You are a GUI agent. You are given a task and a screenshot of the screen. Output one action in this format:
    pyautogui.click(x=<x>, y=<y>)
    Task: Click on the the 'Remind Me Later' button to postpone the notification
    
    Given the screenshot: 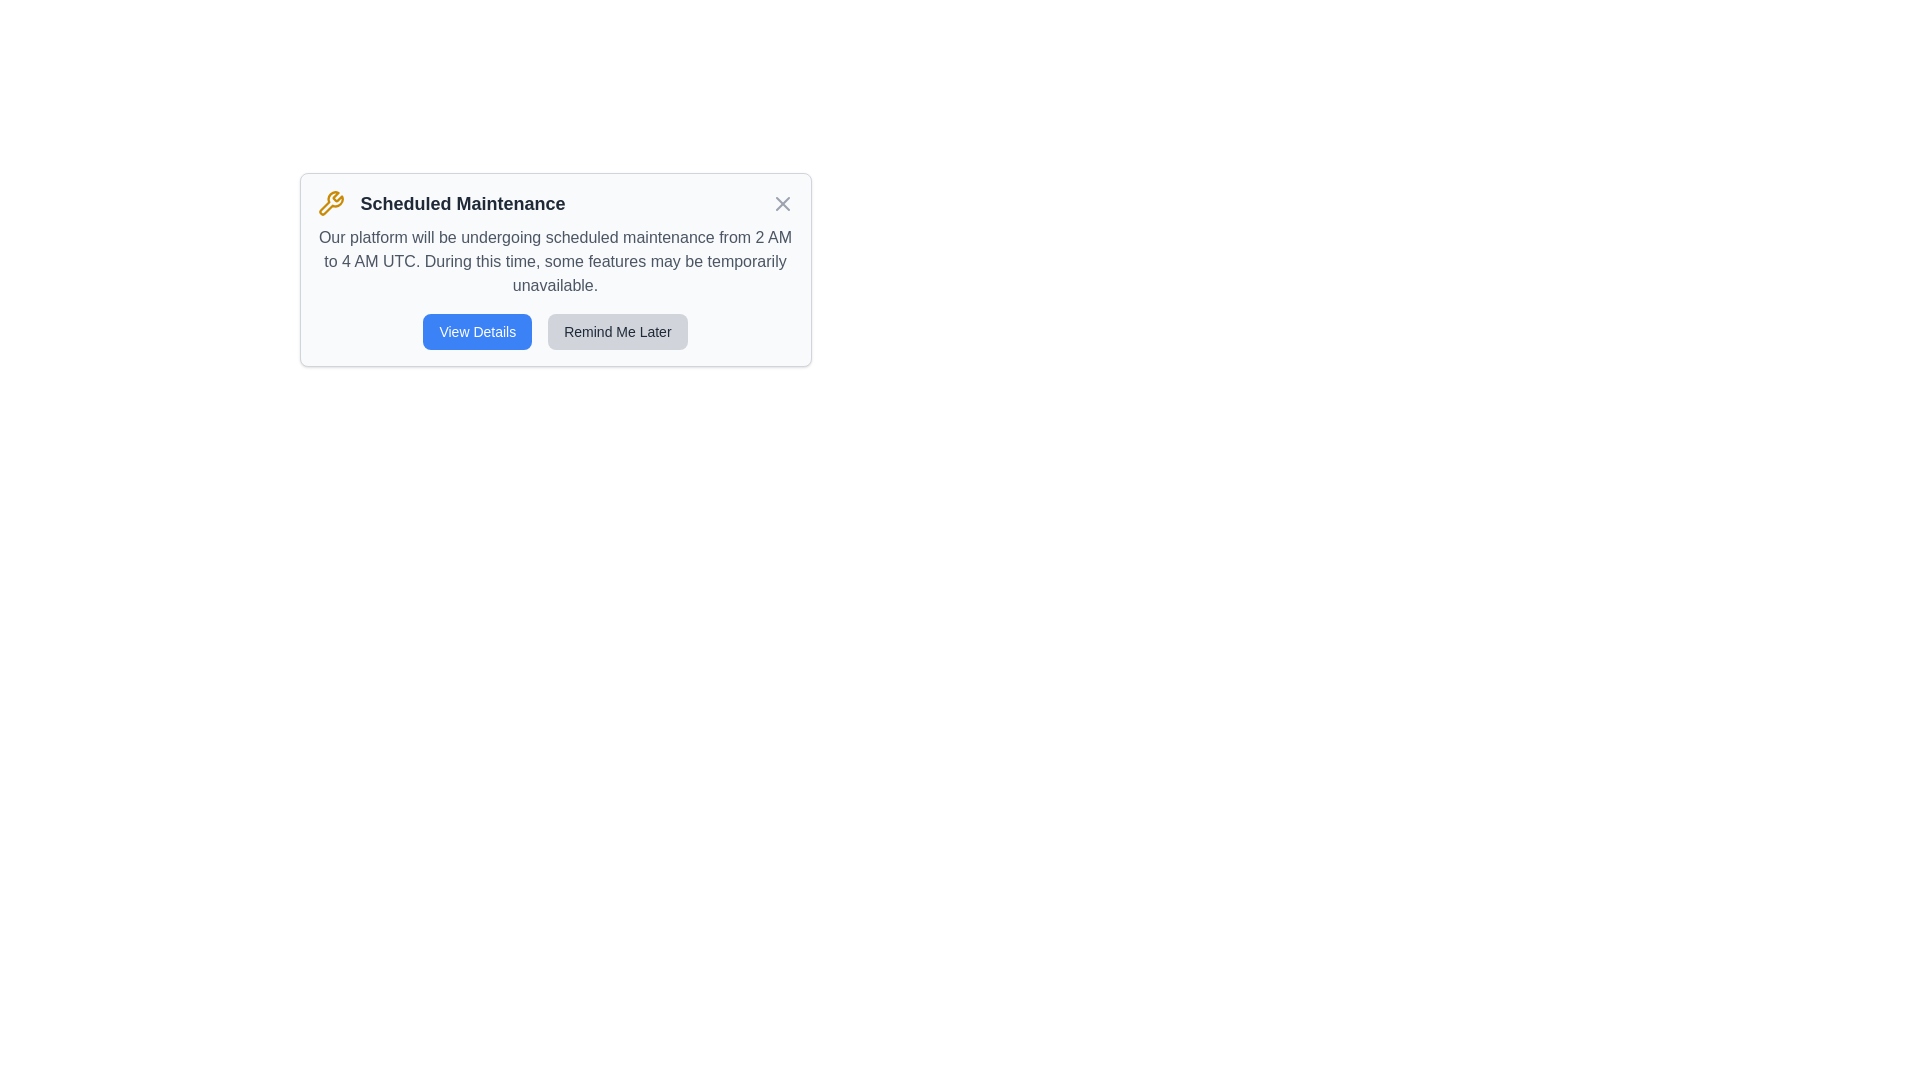 What is the action you would take?
    pyautogui.click(x=616, y=330)
    